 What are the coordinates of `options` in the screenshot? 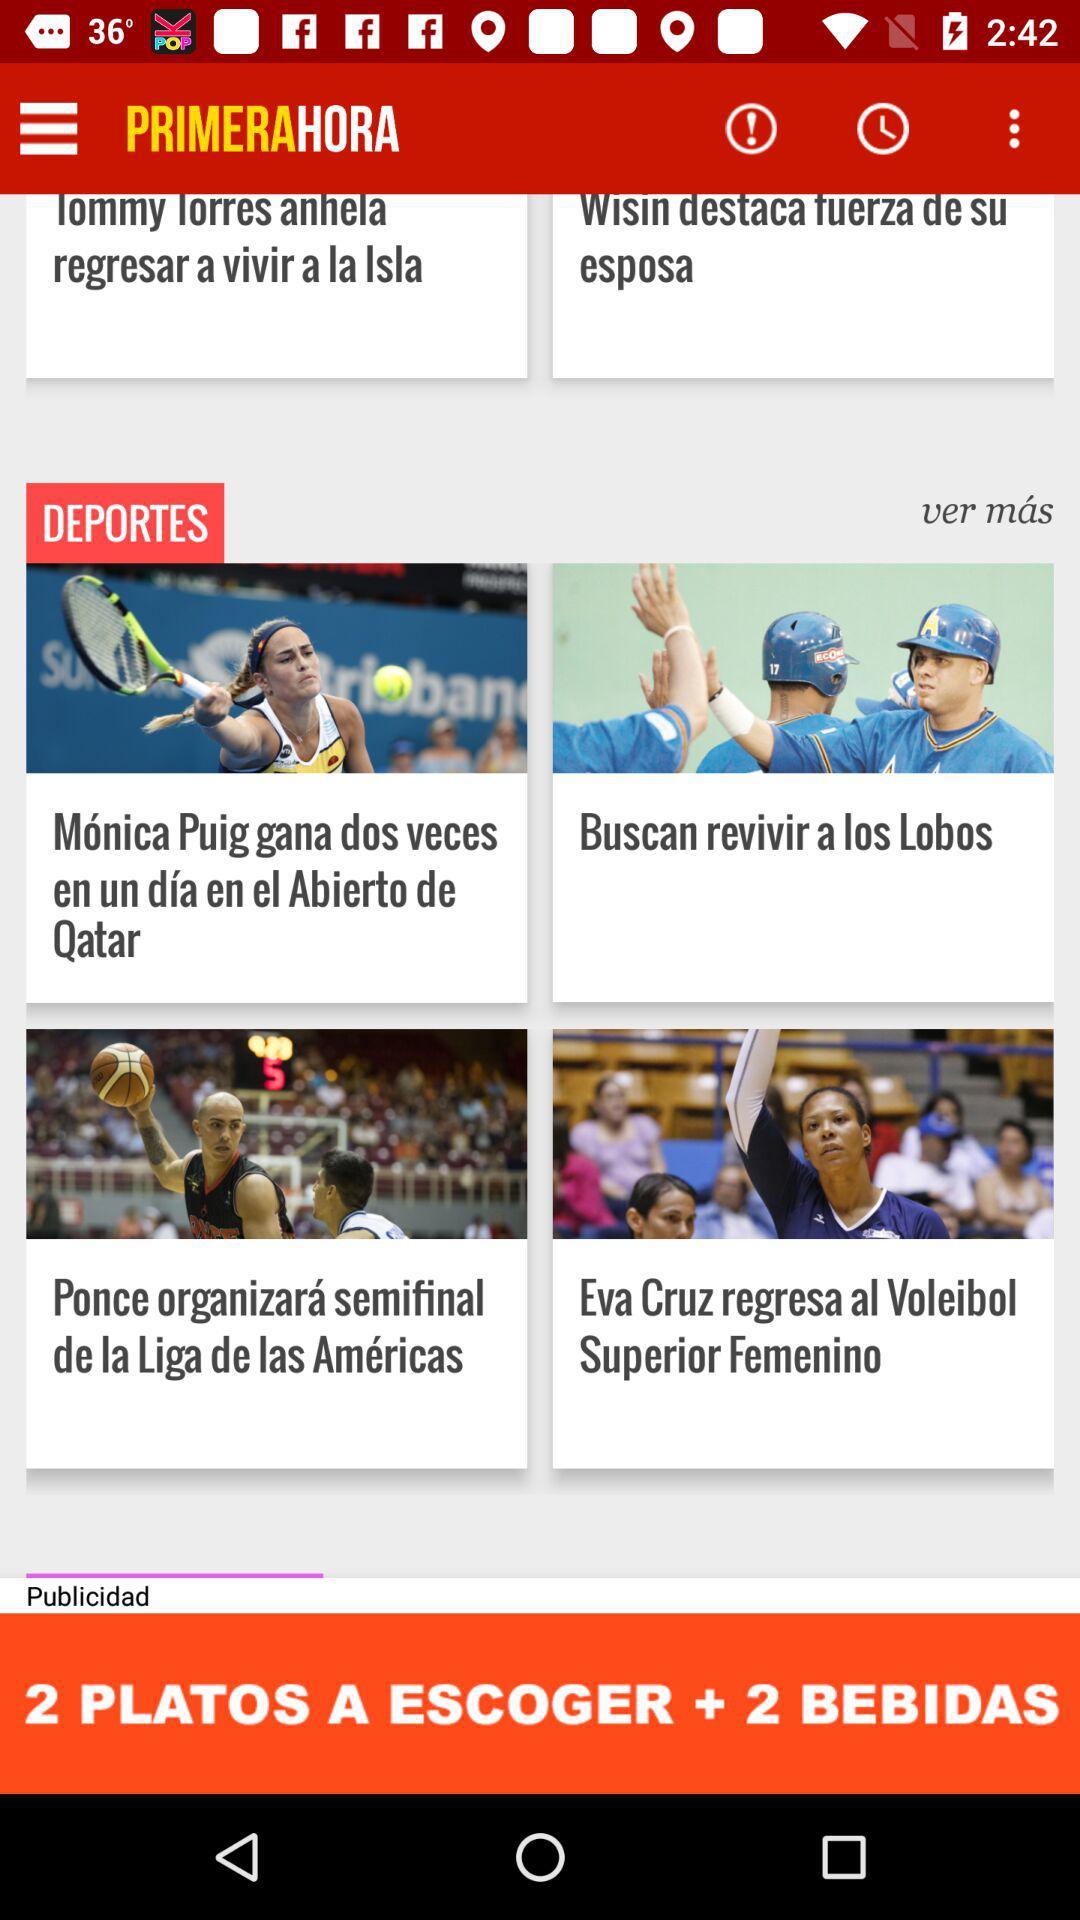 It's located at (1014, 127).